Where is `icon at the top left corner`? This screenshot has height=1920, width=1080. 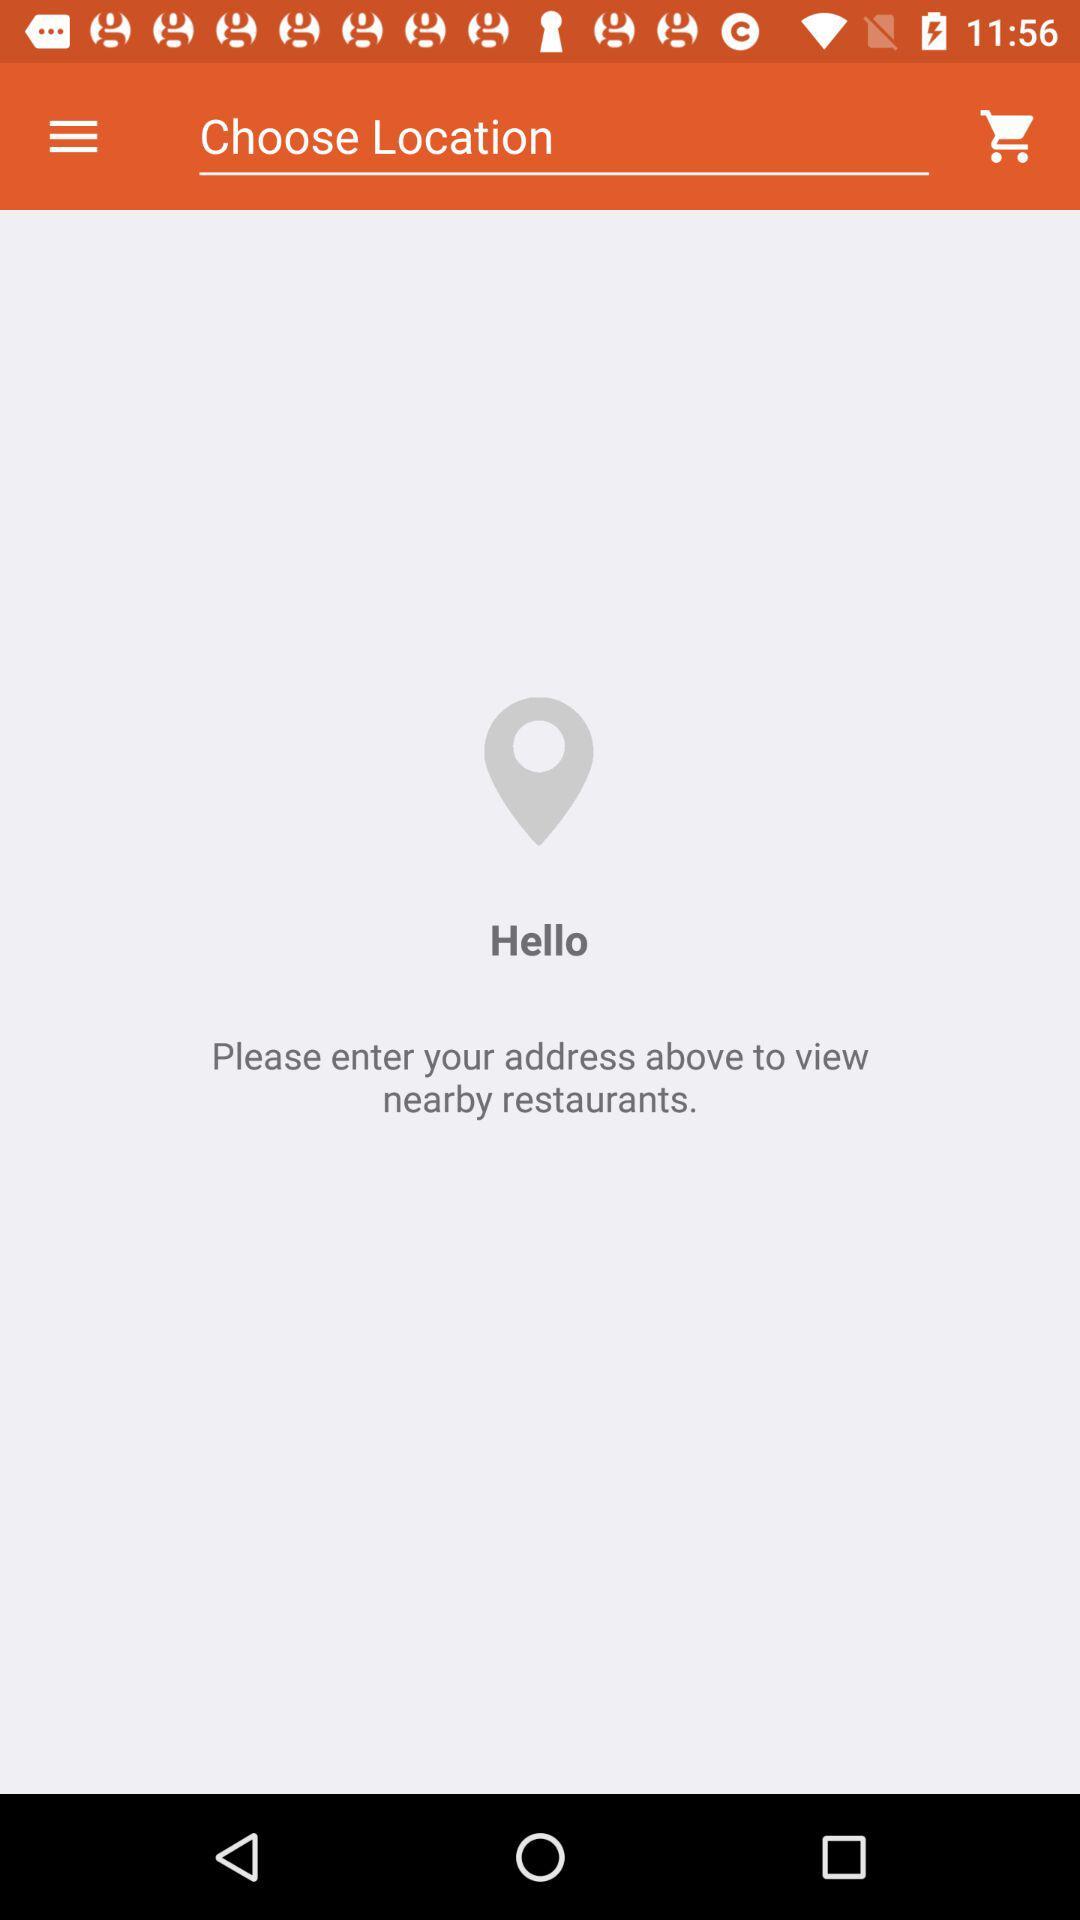 icon at the top left corner is located at coordinates (72, 135).